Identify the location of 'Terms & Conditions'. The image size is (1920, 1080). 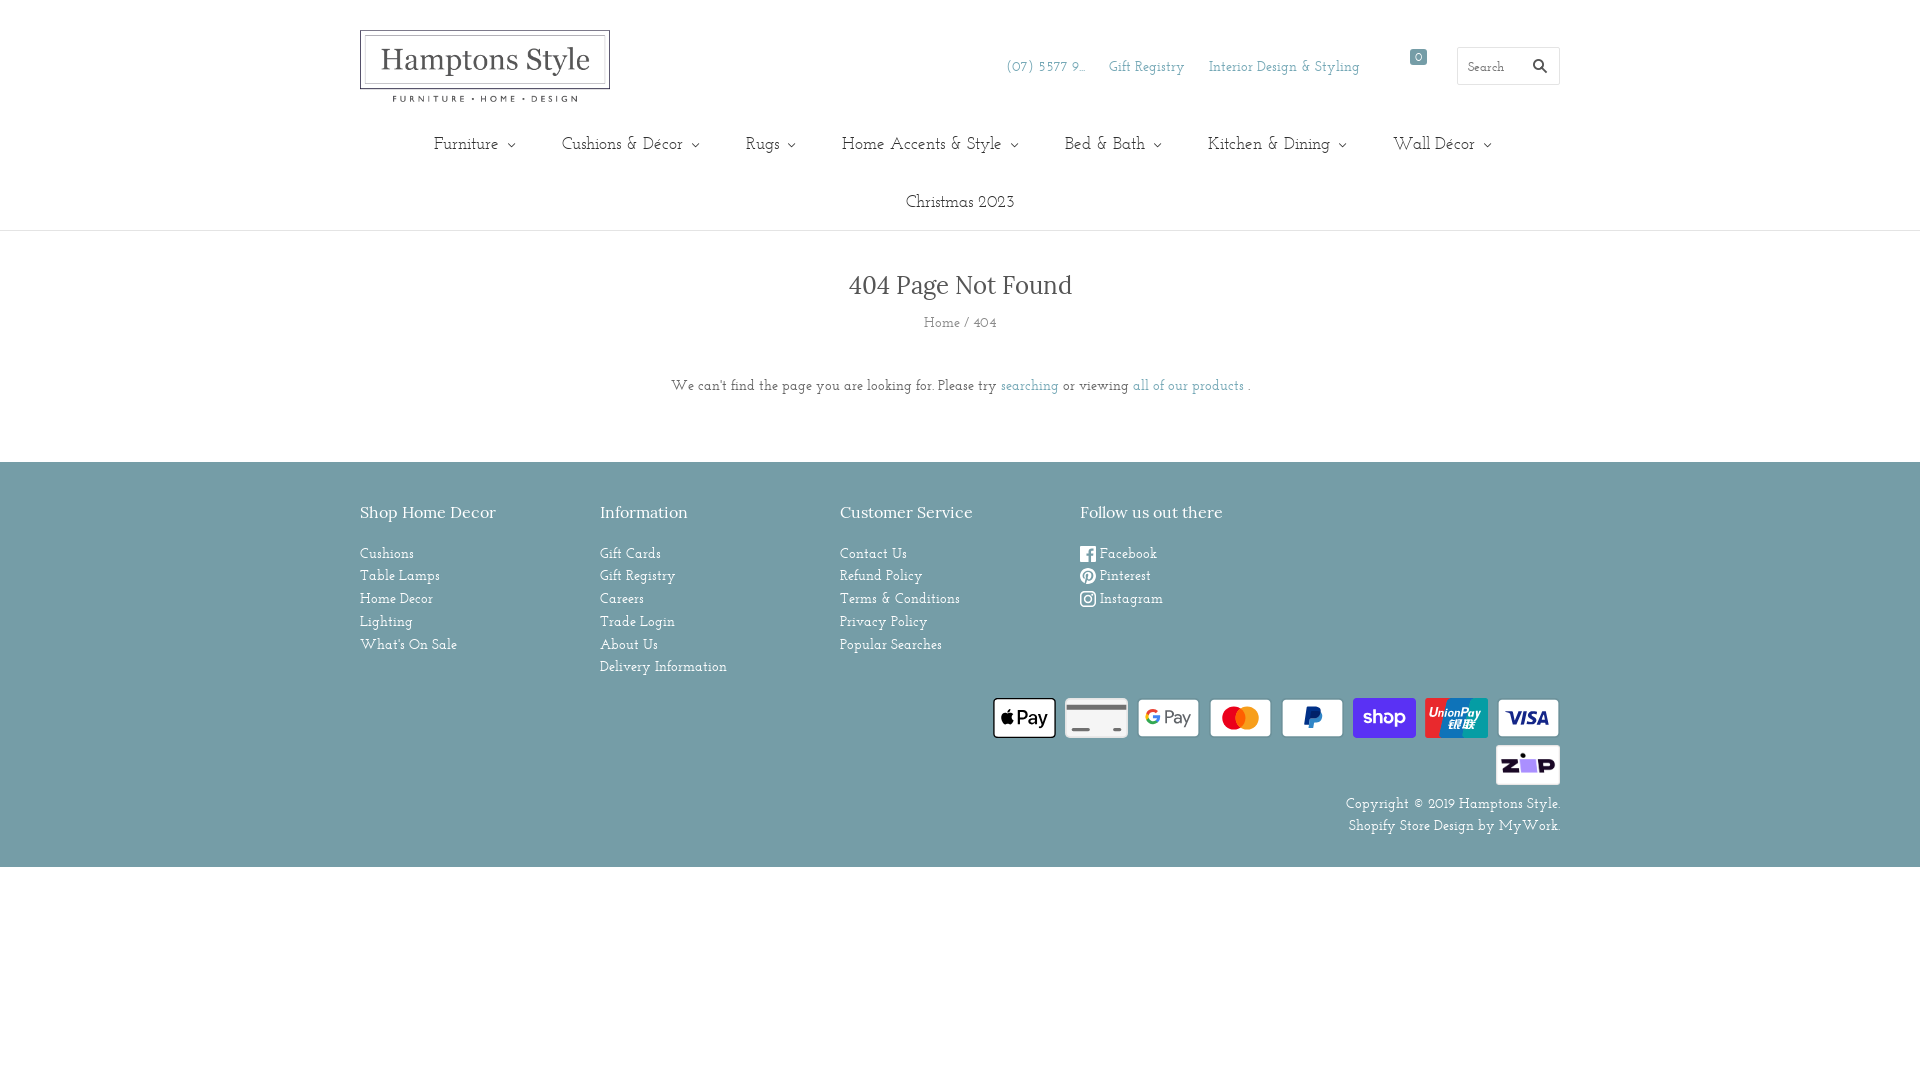
(899, 596).